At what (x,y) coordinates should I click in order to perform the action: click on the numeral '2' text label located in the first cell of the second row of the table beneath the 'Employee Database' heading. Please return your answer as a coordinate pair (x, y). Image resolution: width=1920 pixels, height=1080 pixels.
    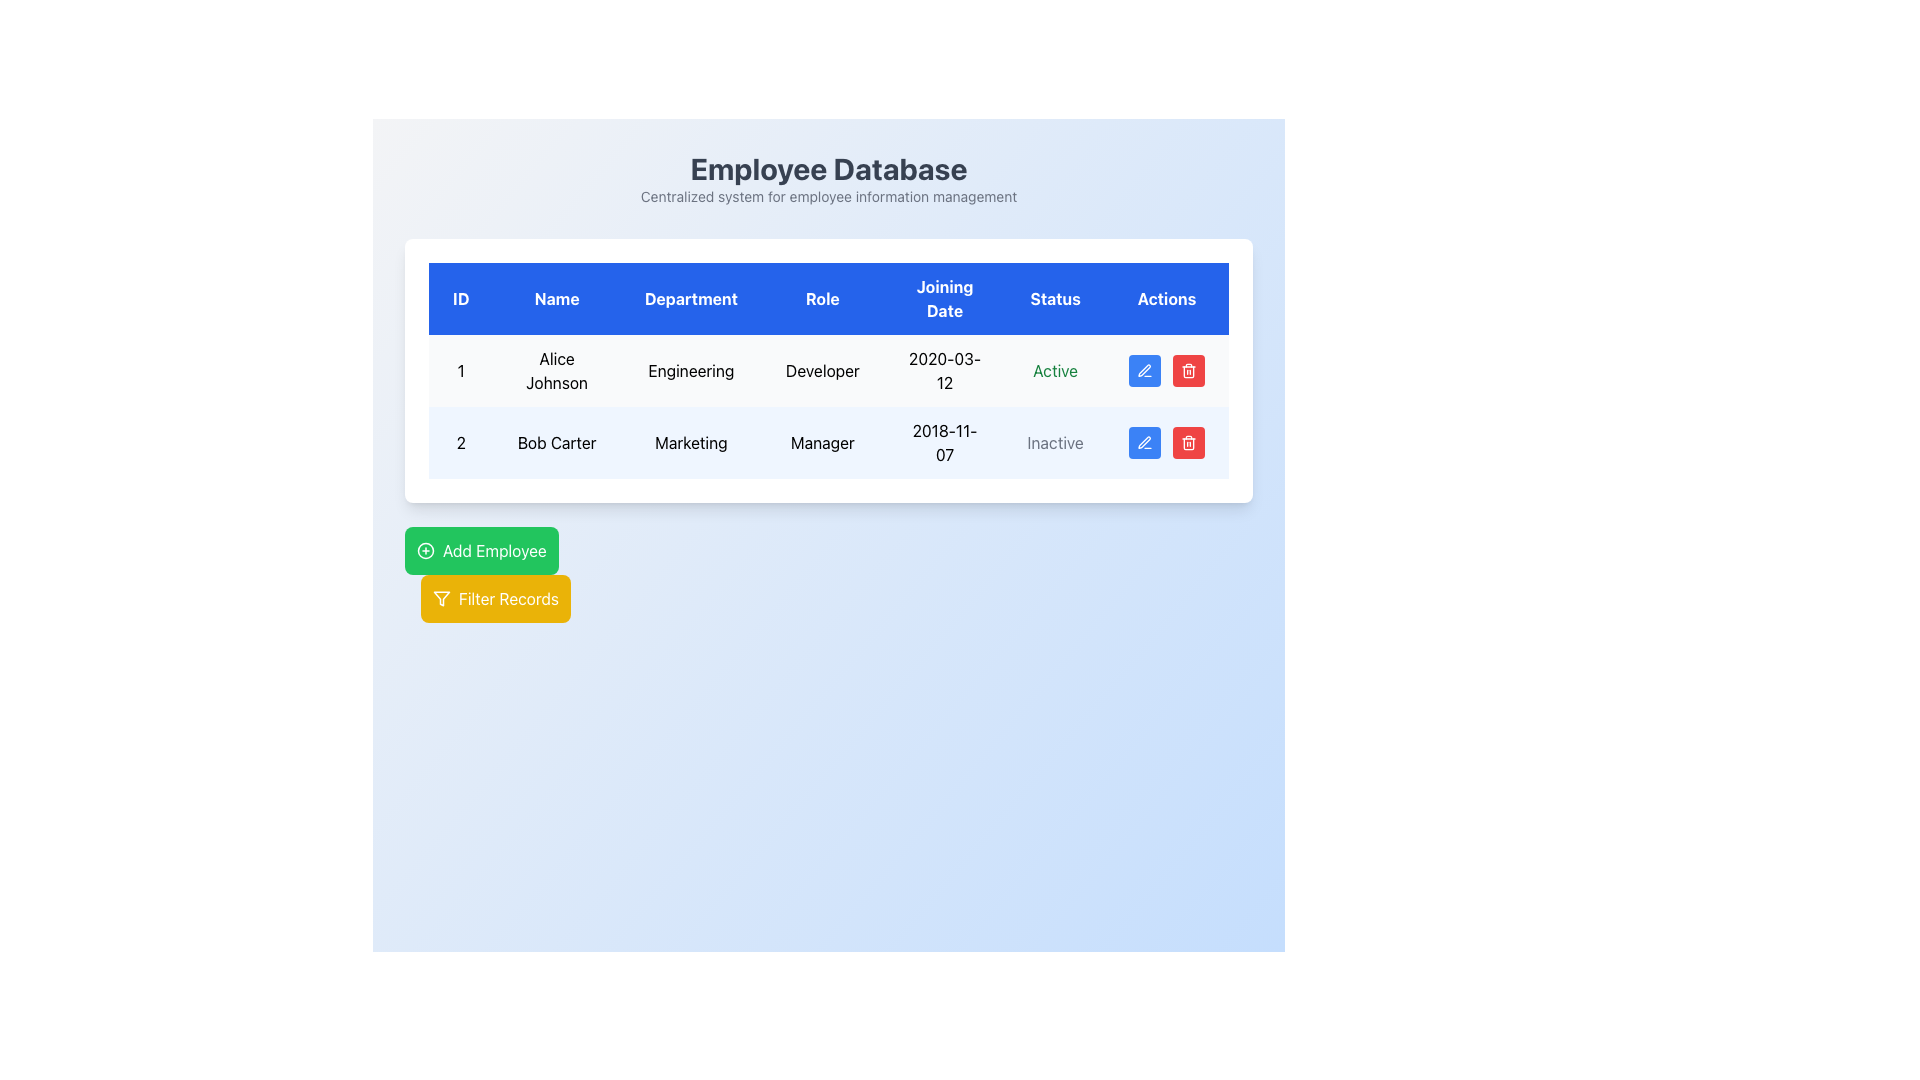
    Looking at the image, I should click on (460, 442).